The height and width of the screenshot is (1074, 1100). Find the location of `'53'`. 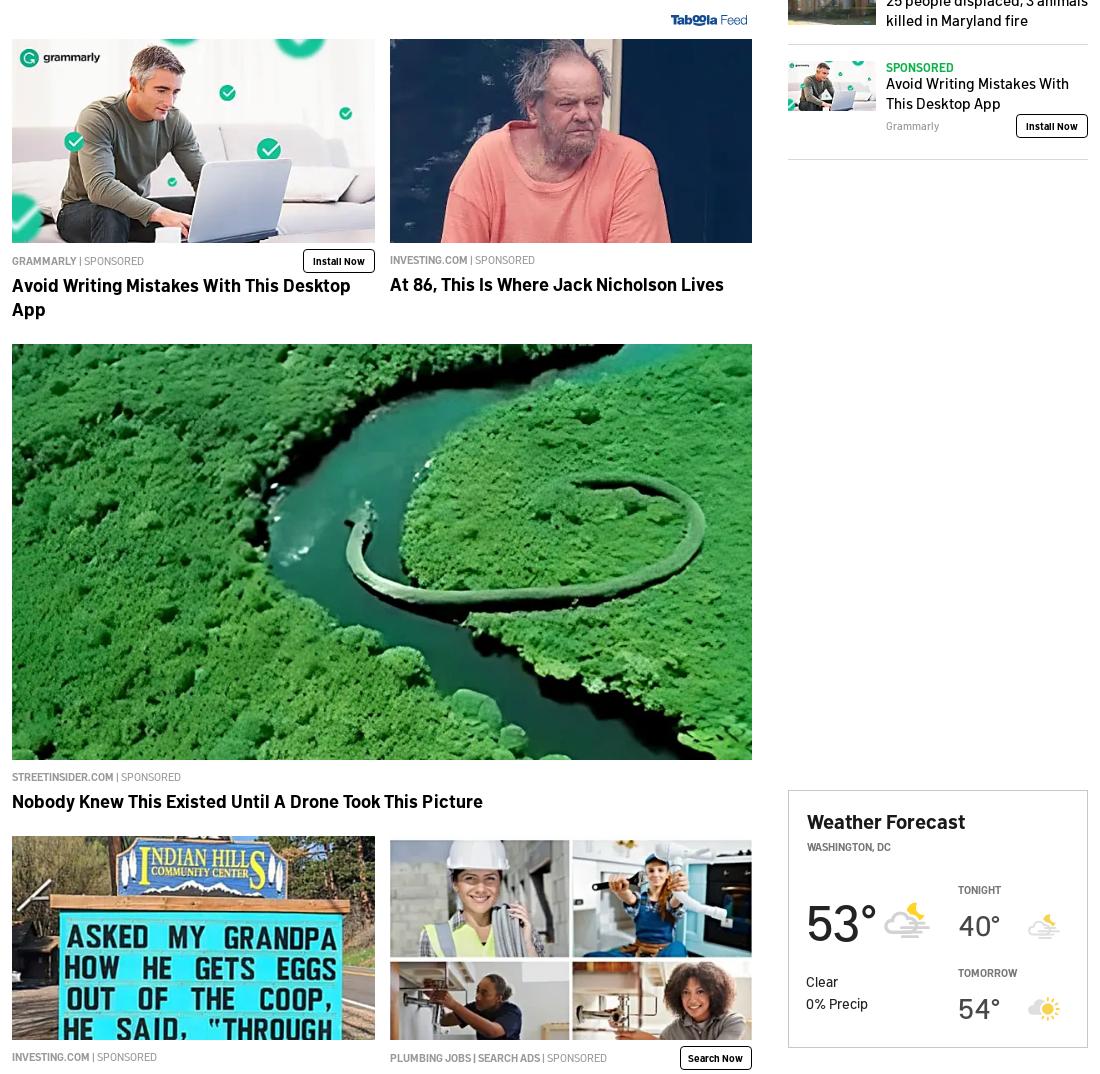

'53' is located at coordinates (832, 918).